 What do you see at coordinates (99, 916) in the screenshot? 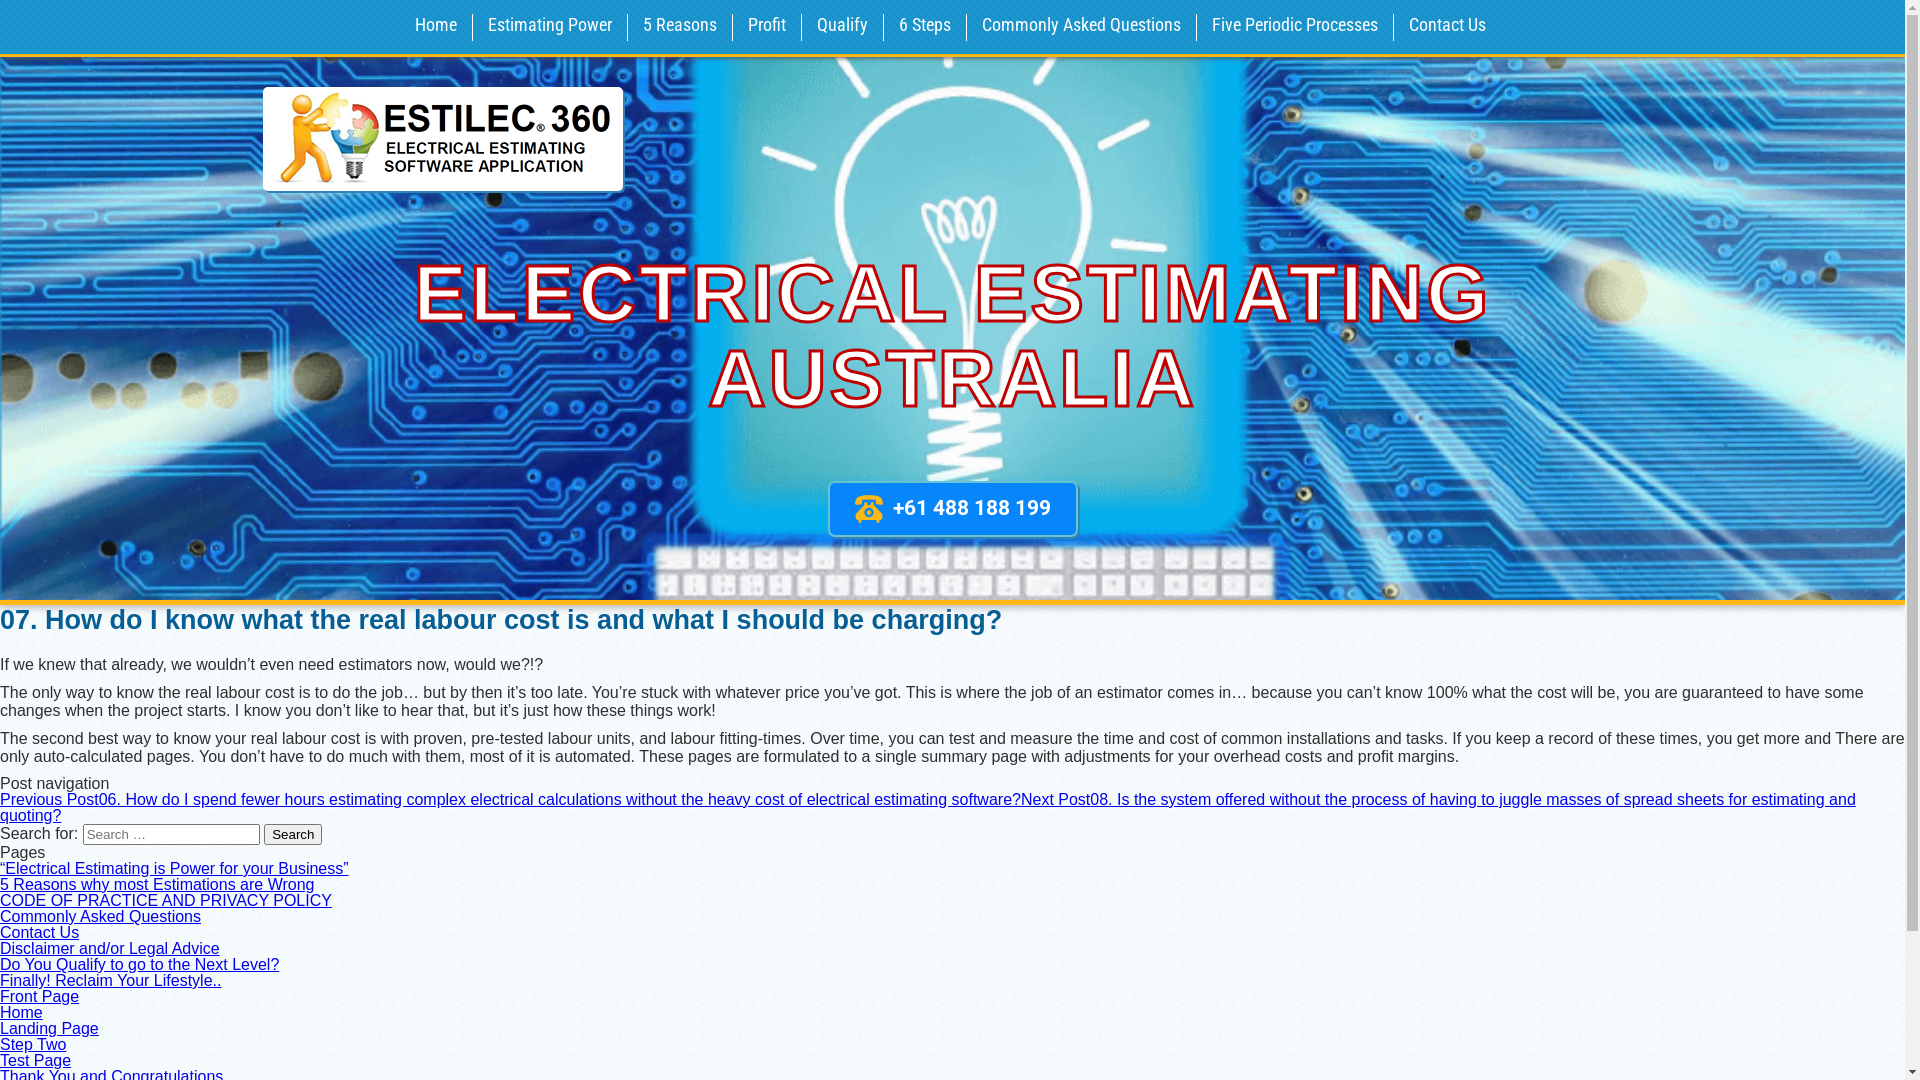
I see `'Commonly Asked Questions'` at bounding box center [99, 916].